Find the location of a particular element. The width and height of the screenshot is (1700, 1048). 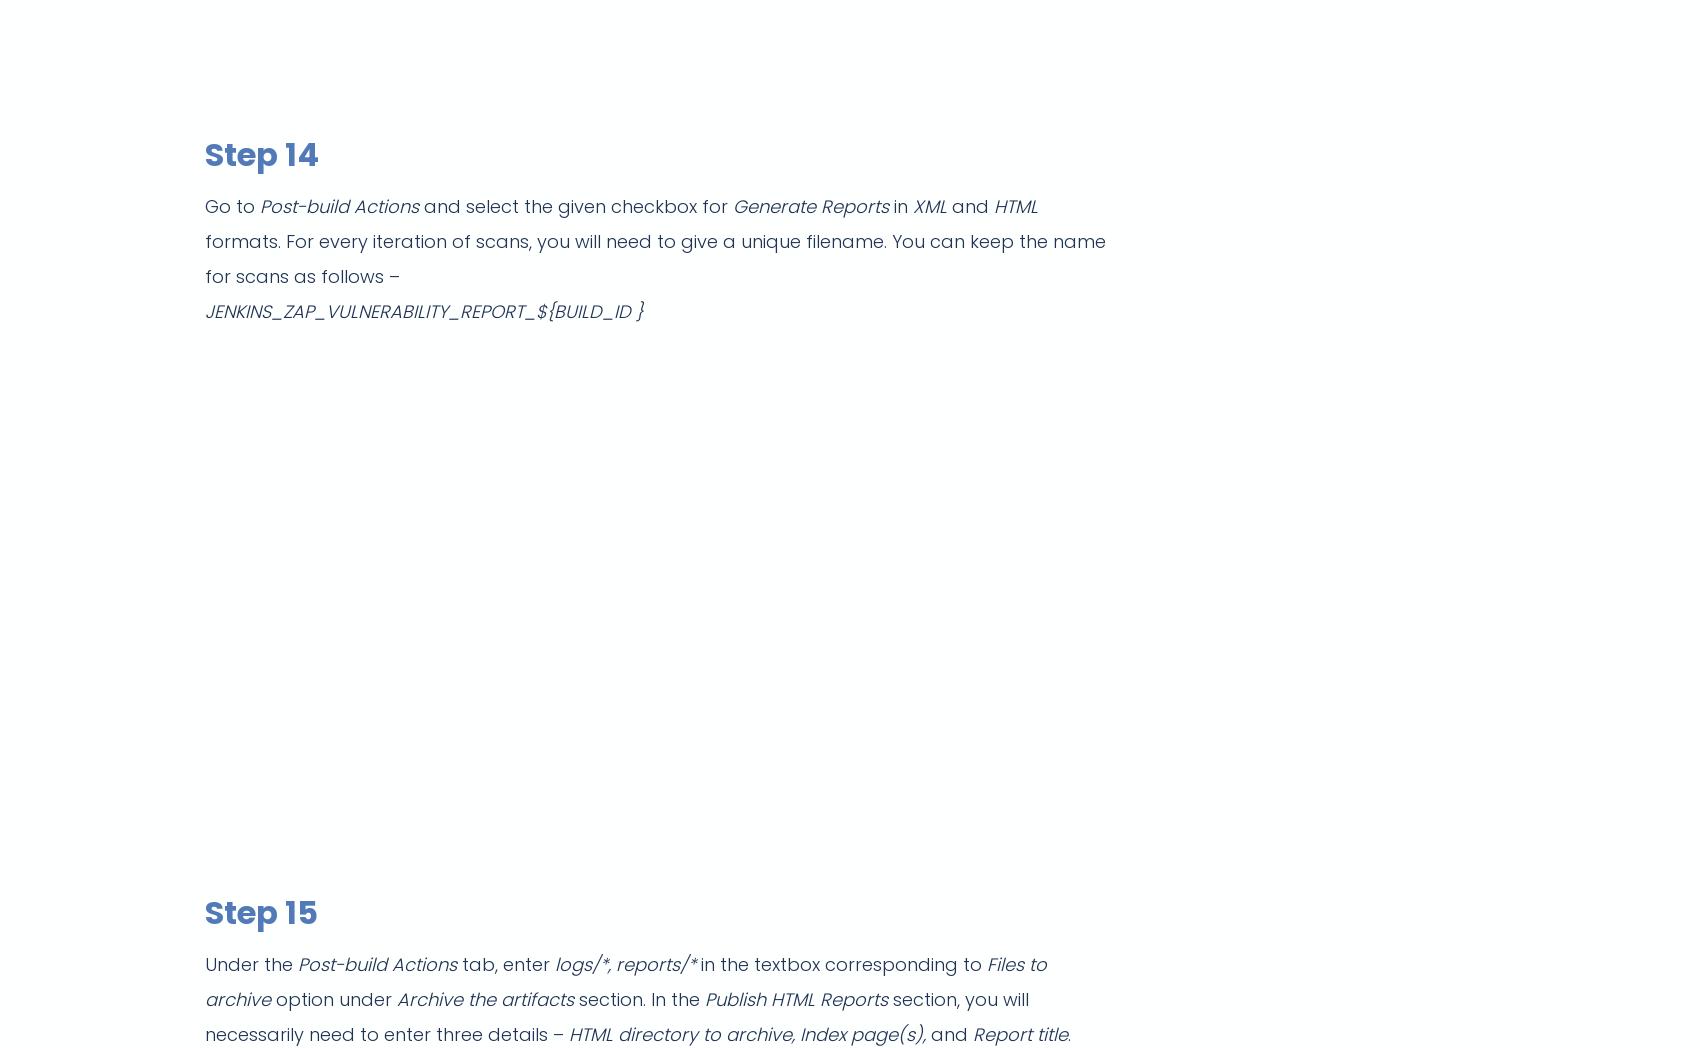

'XML' is located at coordinates (913, 204).